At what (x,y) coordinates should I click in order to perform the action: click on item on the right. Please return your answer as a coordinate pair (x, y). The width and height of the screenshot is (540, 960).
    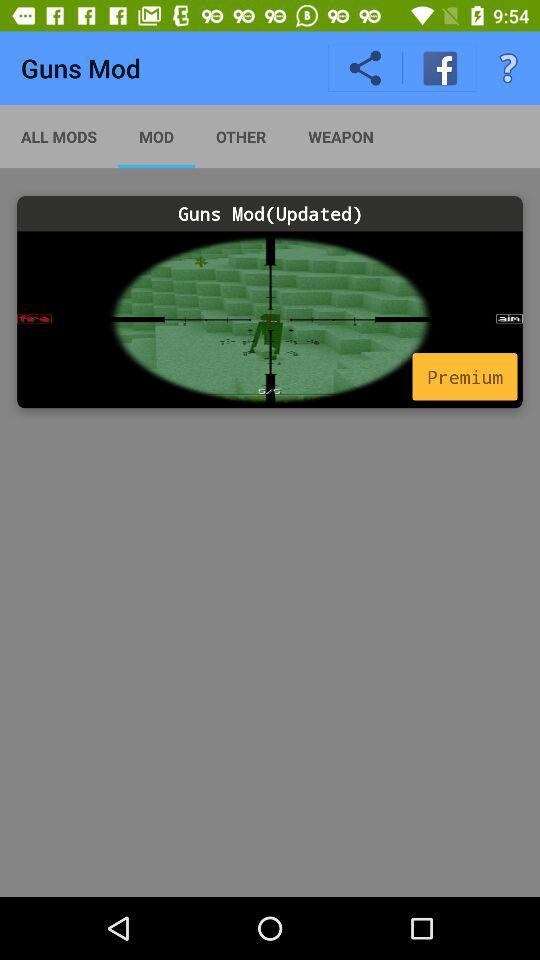
    Looking at the image, I should click on (464, 375).